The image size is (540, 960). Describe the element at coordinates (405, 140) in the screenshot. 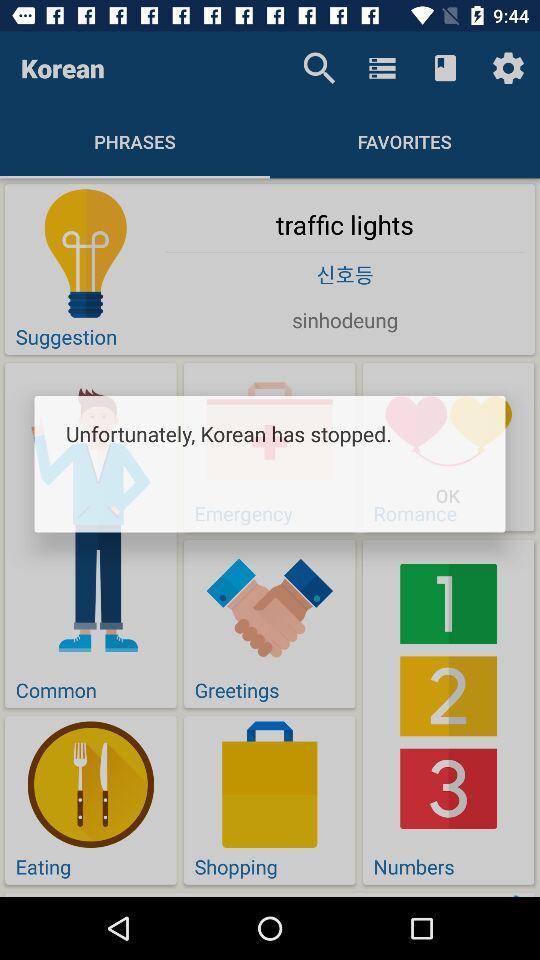

I see `favorites` at that location.